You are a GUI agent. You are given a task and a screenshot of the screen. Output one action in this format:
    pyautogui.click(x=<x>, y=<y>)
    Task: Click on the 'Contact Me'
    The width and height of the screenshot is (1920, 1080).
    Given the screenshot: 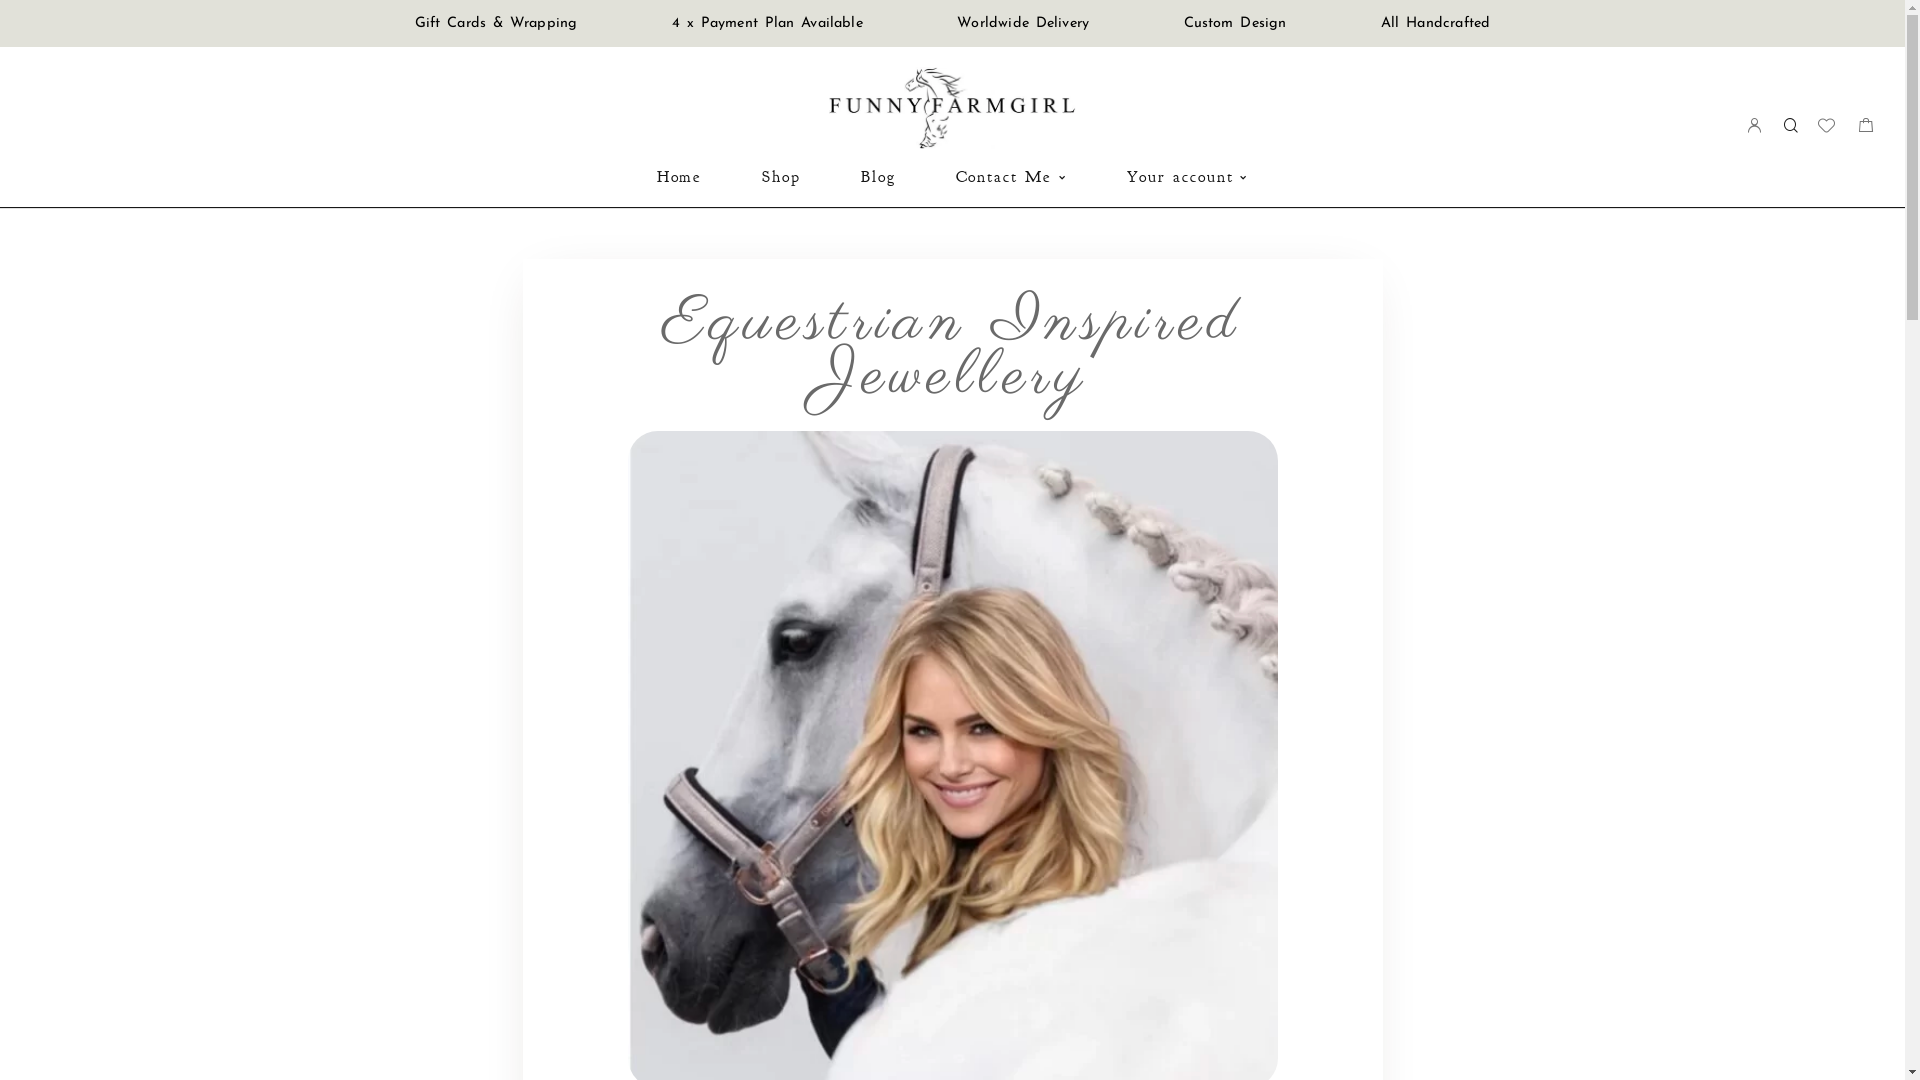 What is the action you would take?
    pyautogui.click(x=1012, y=176)
    